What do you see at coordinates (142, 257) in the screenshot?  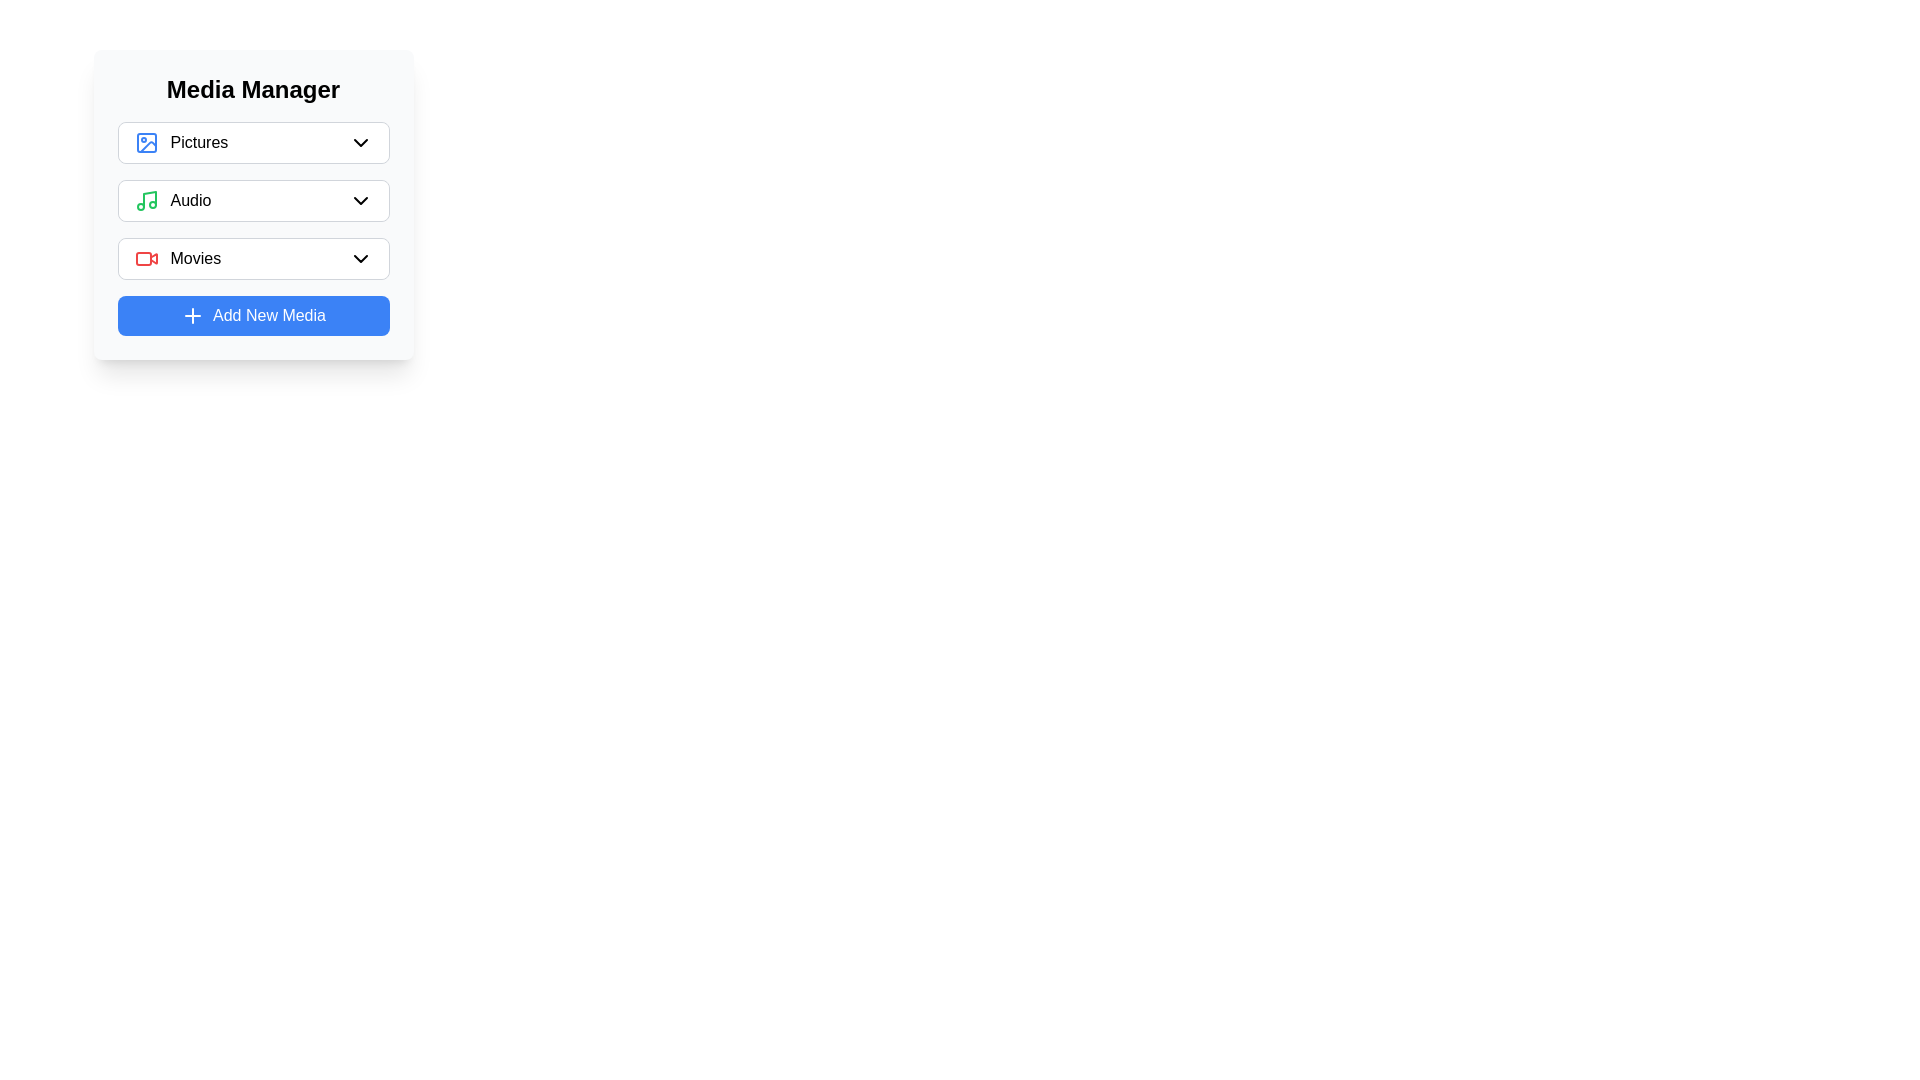 I see `the inner rounded rectangle of the video symbol in the 'Media Manager' section, which is a graphical icon with no visible color` at bounding box center [142, 257].